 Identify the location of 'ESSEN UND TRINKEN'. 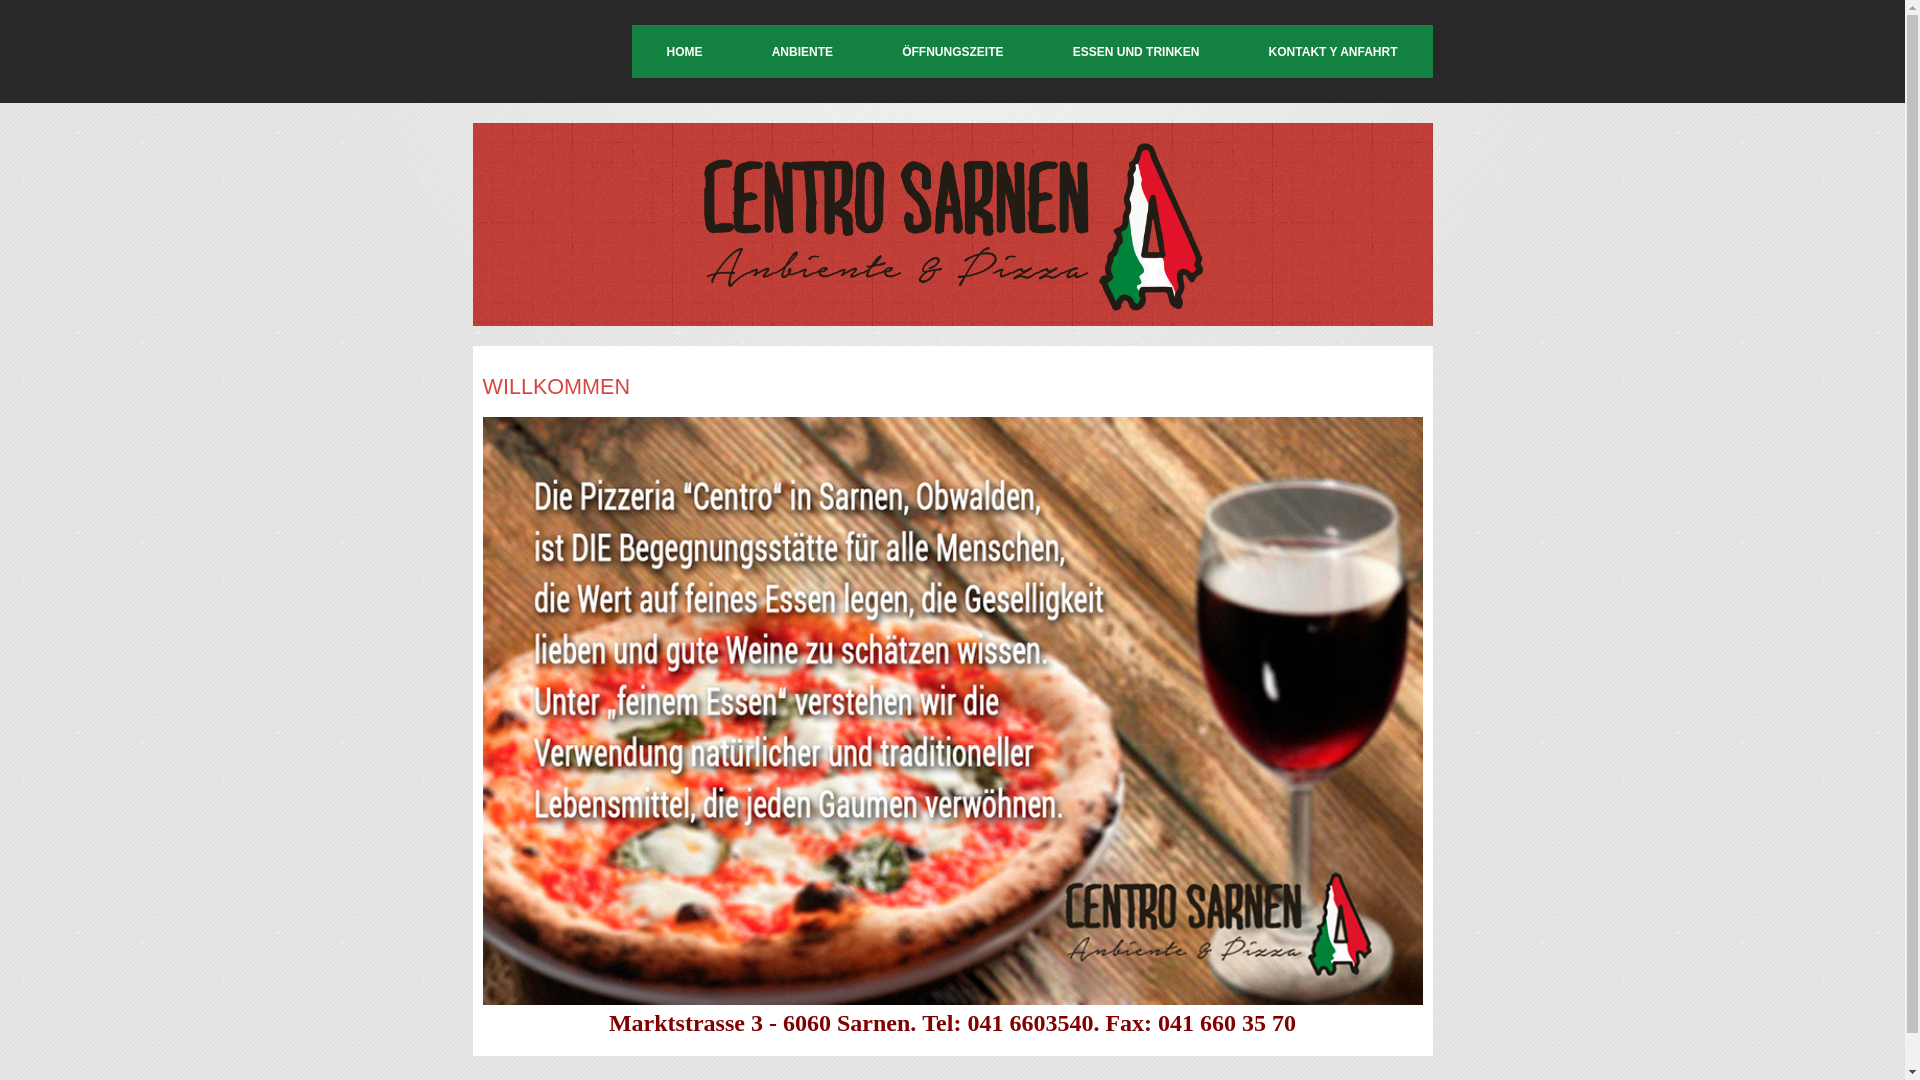
(1136, 50).